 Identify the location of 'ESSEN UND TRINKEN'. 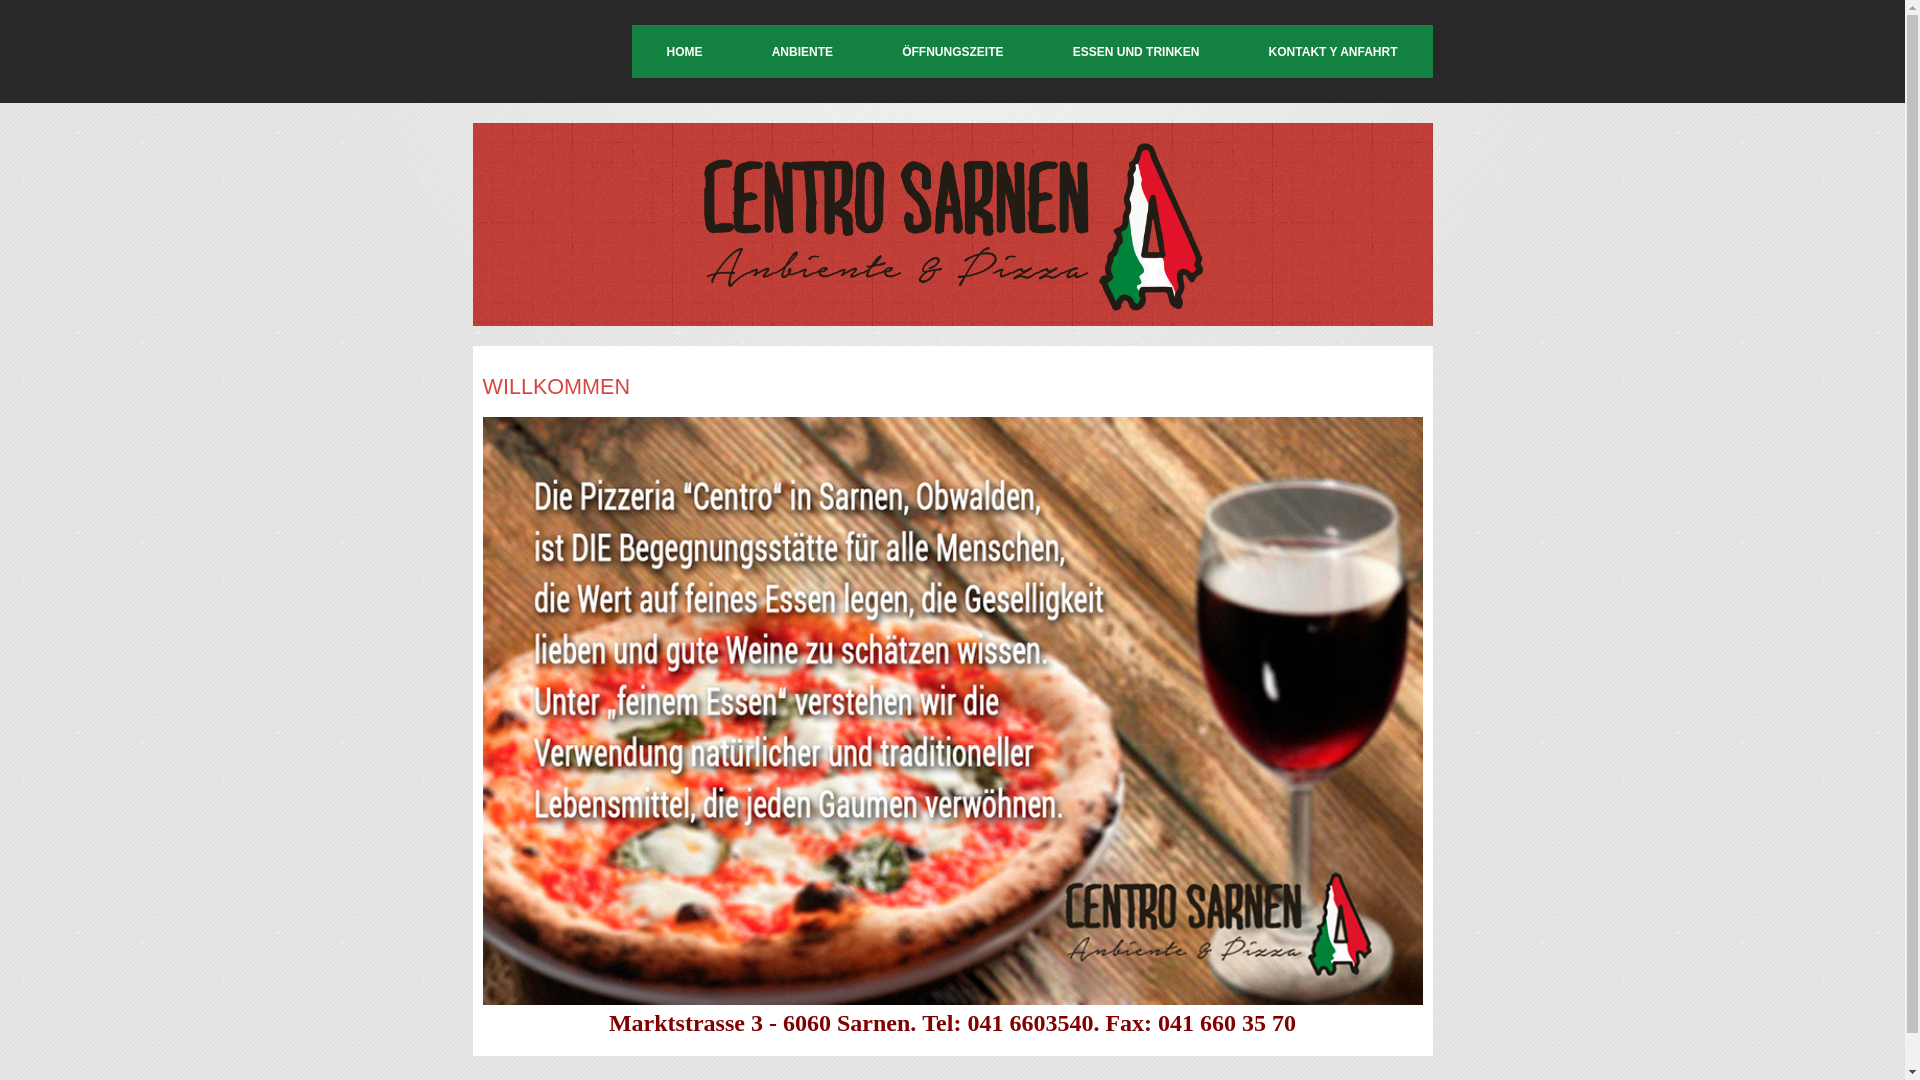
(1136, 50).